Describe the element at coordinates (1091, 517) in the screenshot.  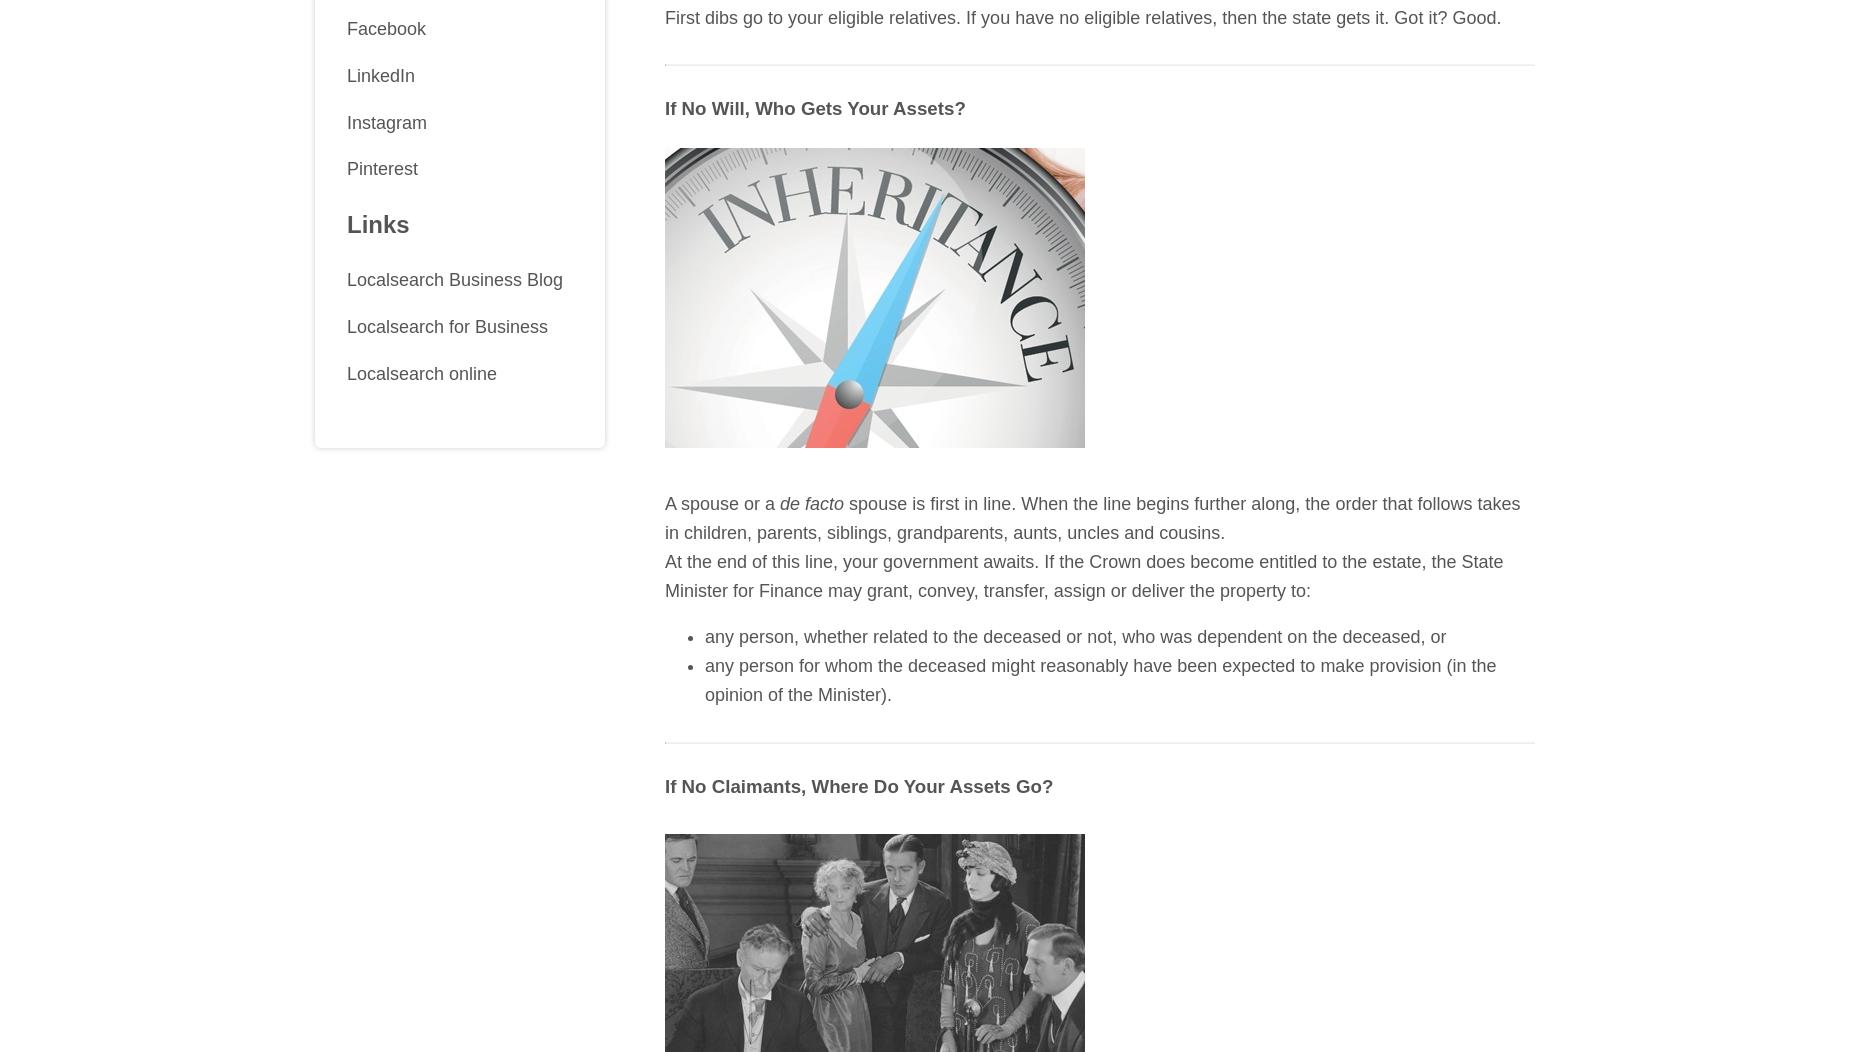
I see `'spouse is first in line. When the line begins further along, the order that follows takes in children, parents, siblings, grandparents, aunts, uncles and cousins.'` at that location.